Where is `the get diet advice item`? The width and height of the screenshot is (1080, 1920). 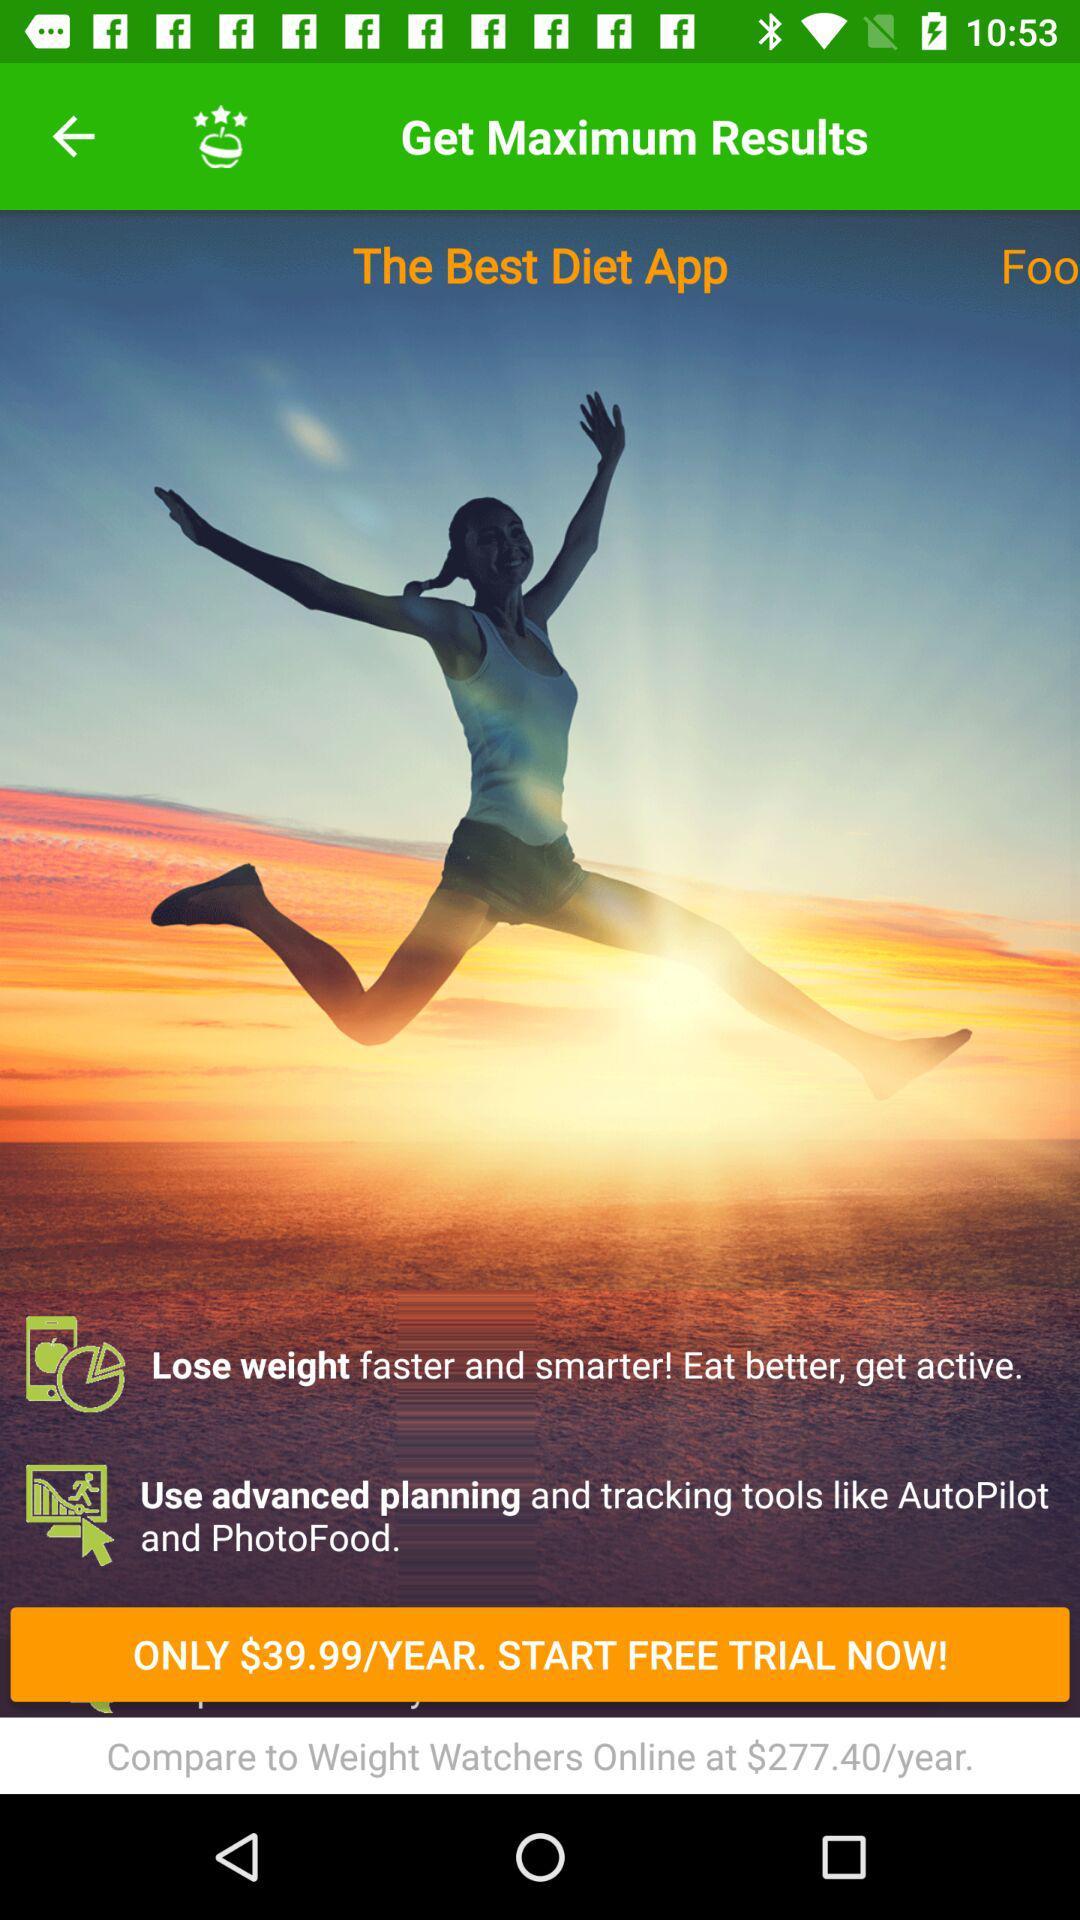
the get diet advice item is located at coordinates (540, 1665).